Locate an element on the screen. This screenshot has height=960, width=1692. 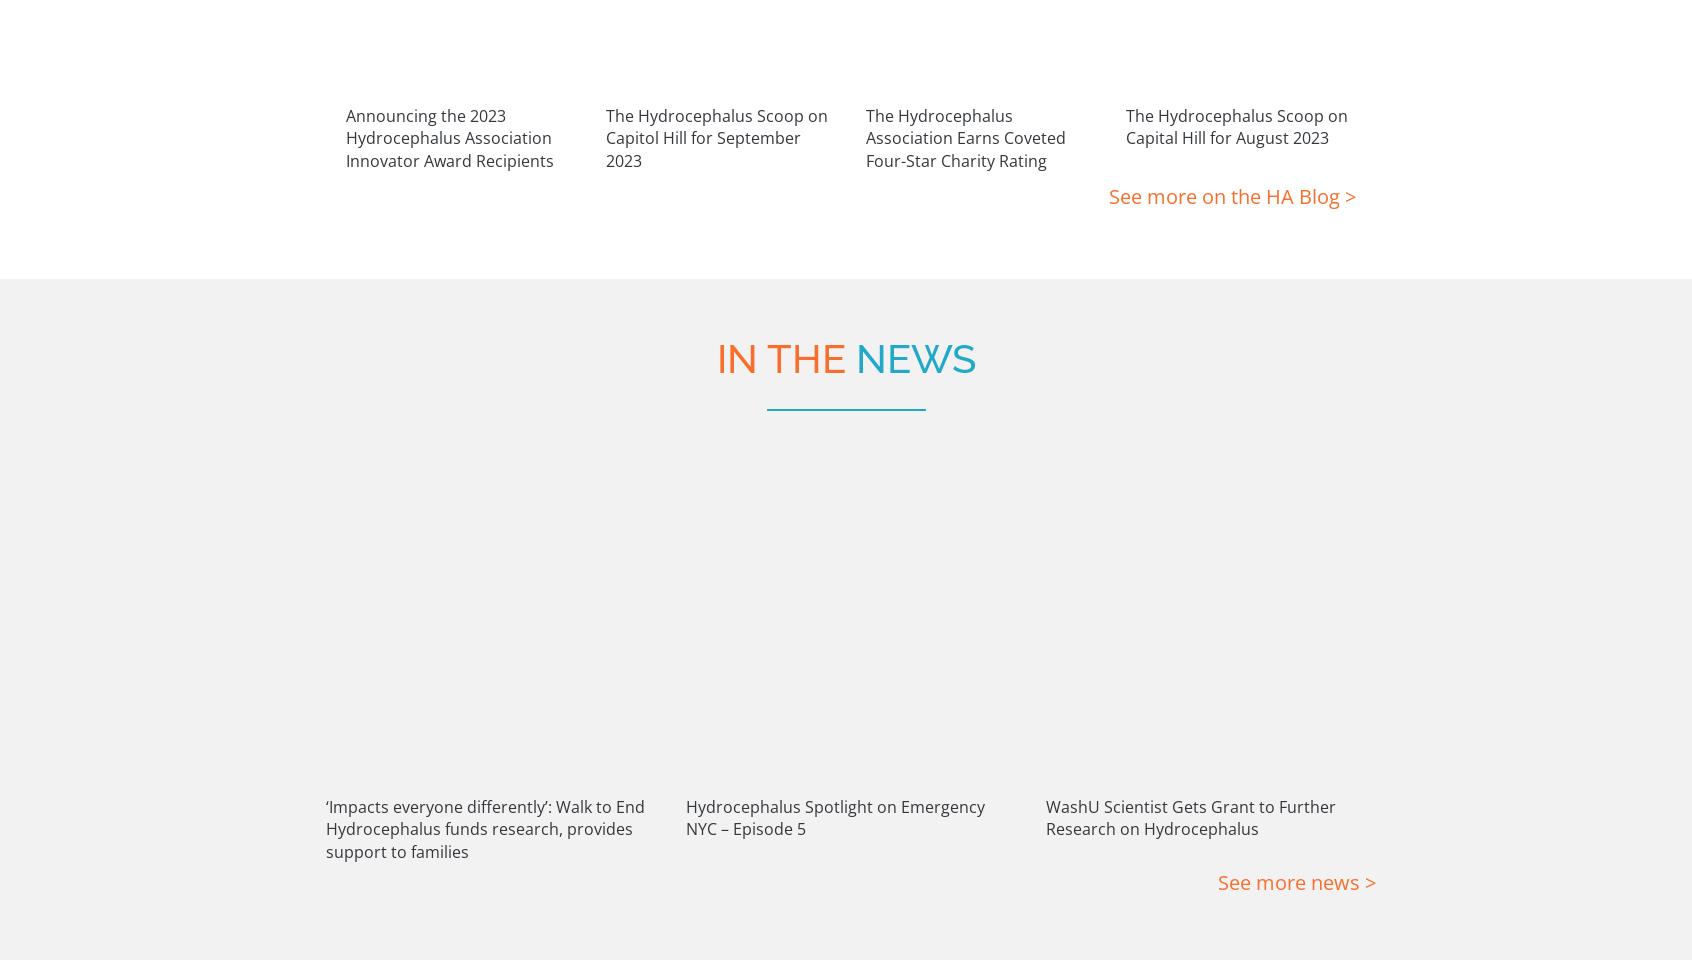
'4340 East West Highway, Suite 905' is located at coordinates (636, 784).